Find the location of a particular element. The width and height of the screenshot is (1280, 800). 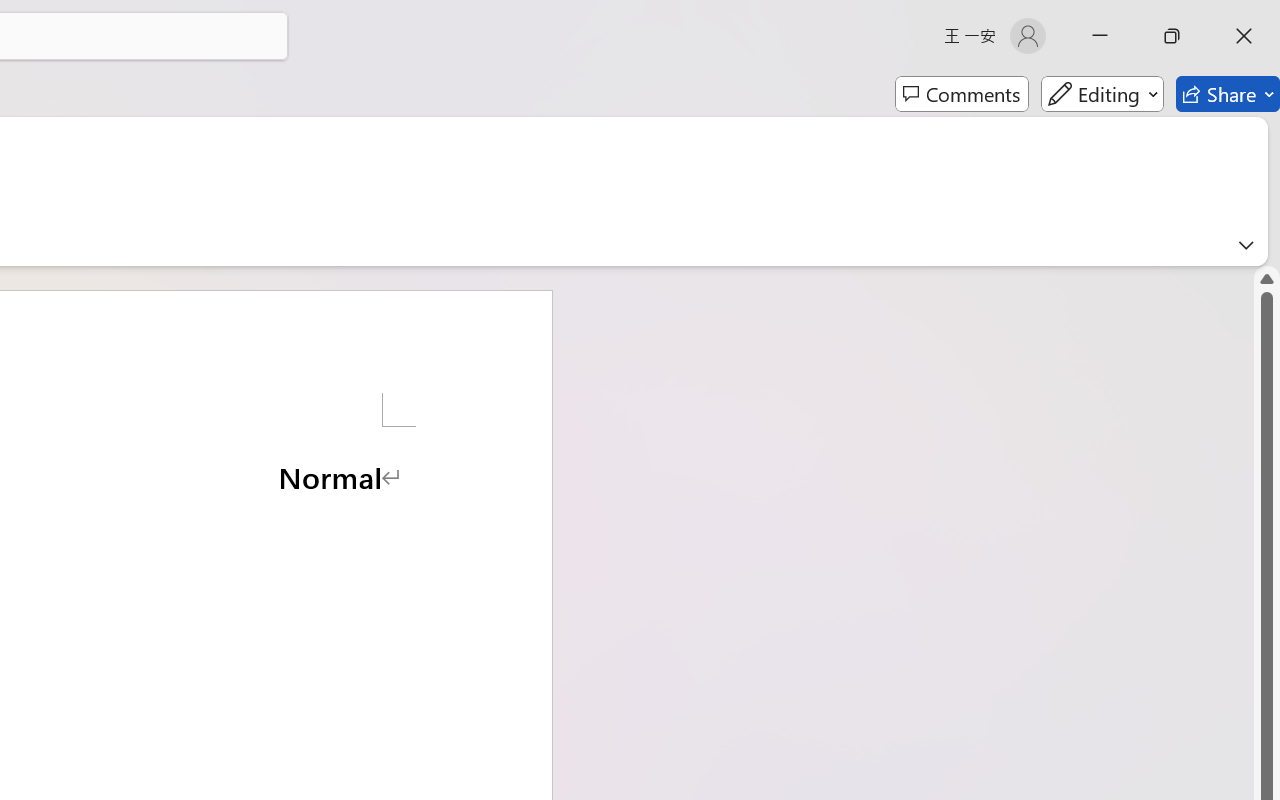

'Line up' is located at coordinates (1266, 278).